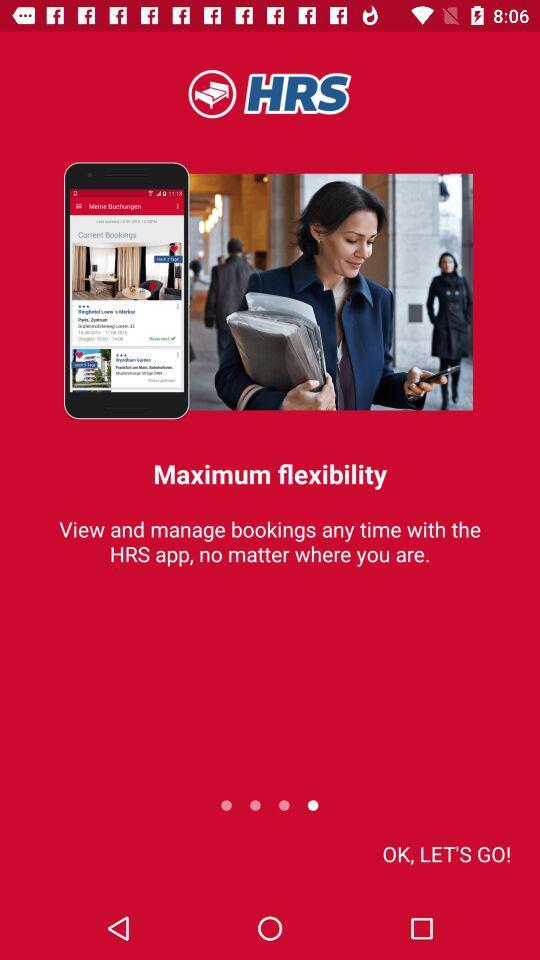 This screenshot has height=960, width=540. Describe the element at coordinates (446, 852) in the screenshot. I see `ok let s icon` at that location.